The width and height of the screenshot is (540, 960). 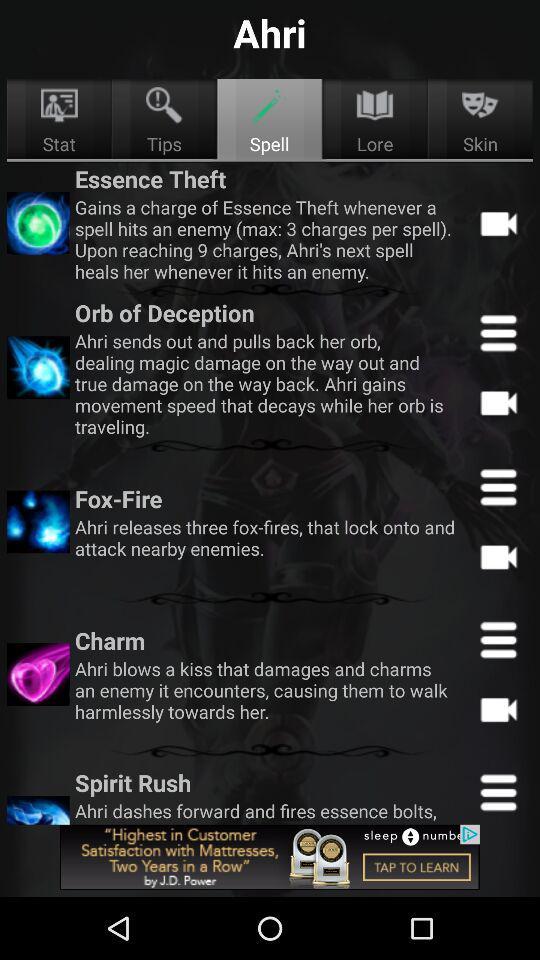 I want to click on more options, so click(x=497, y=486).